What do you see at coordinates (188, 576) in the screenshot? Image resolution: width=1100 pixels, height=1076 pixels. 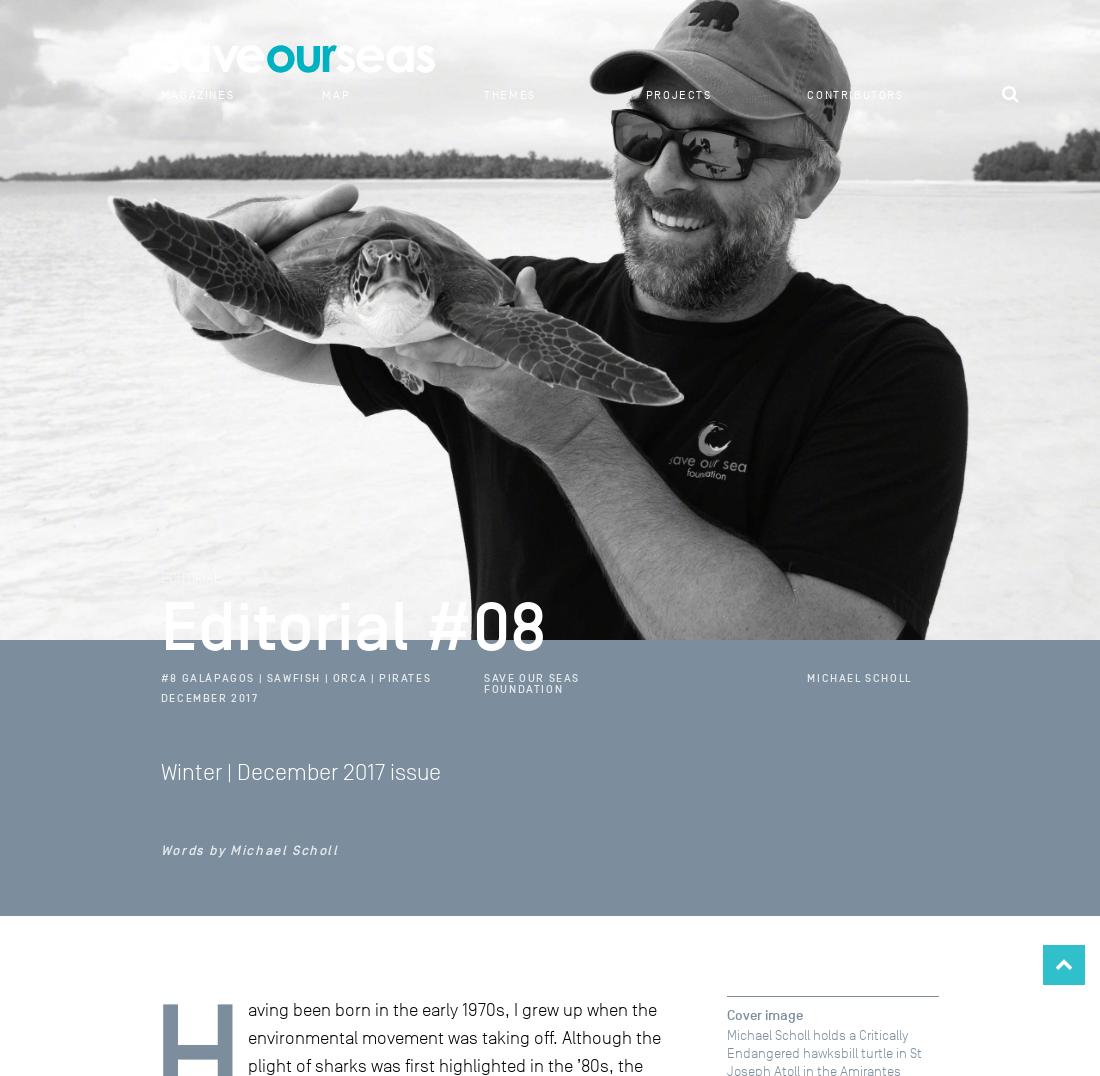 I see `'Editorial'` at bounding box center [188, 576].